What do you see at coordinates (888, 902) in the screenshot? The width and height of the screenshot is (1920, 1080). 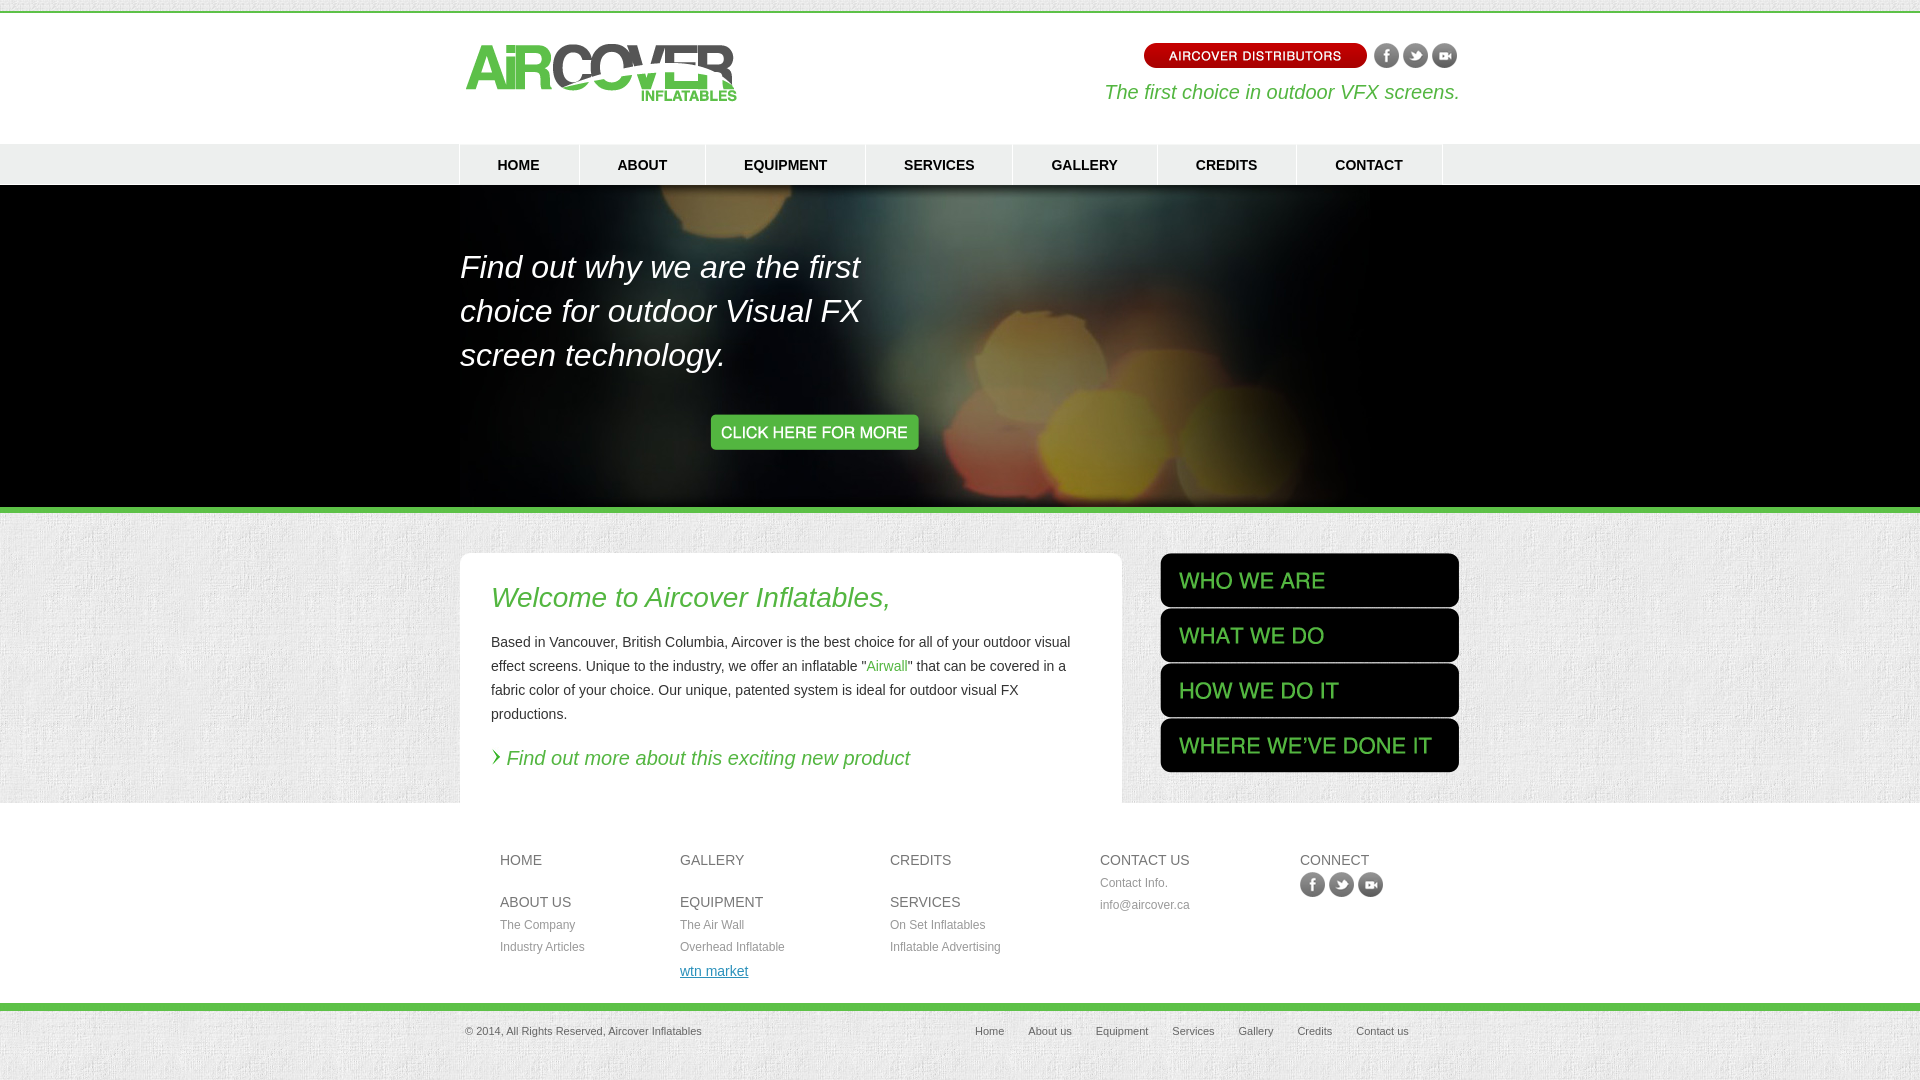 I see `'SERVICES'` at bounding box center [888, 902].